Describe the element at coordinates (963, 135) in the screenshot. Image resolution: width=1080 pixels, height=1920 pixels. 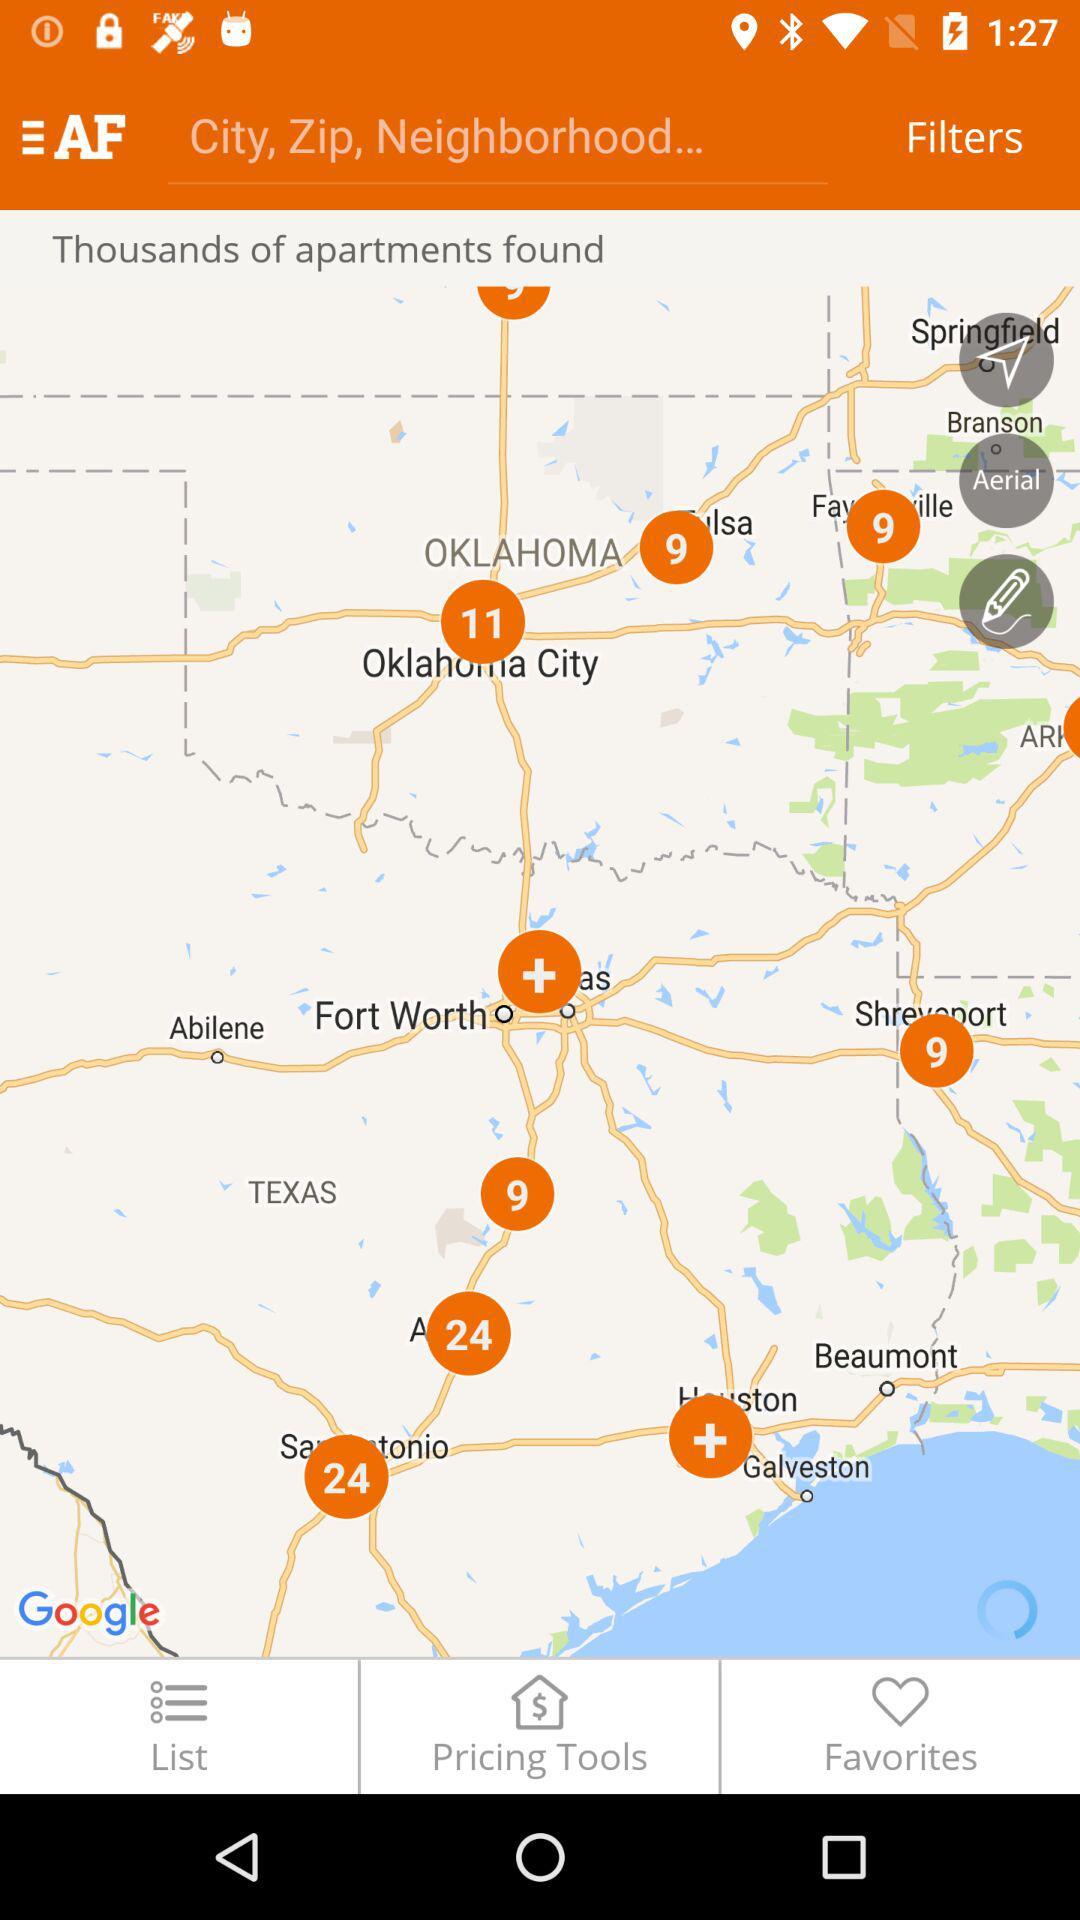
I see `the filters` at that location.